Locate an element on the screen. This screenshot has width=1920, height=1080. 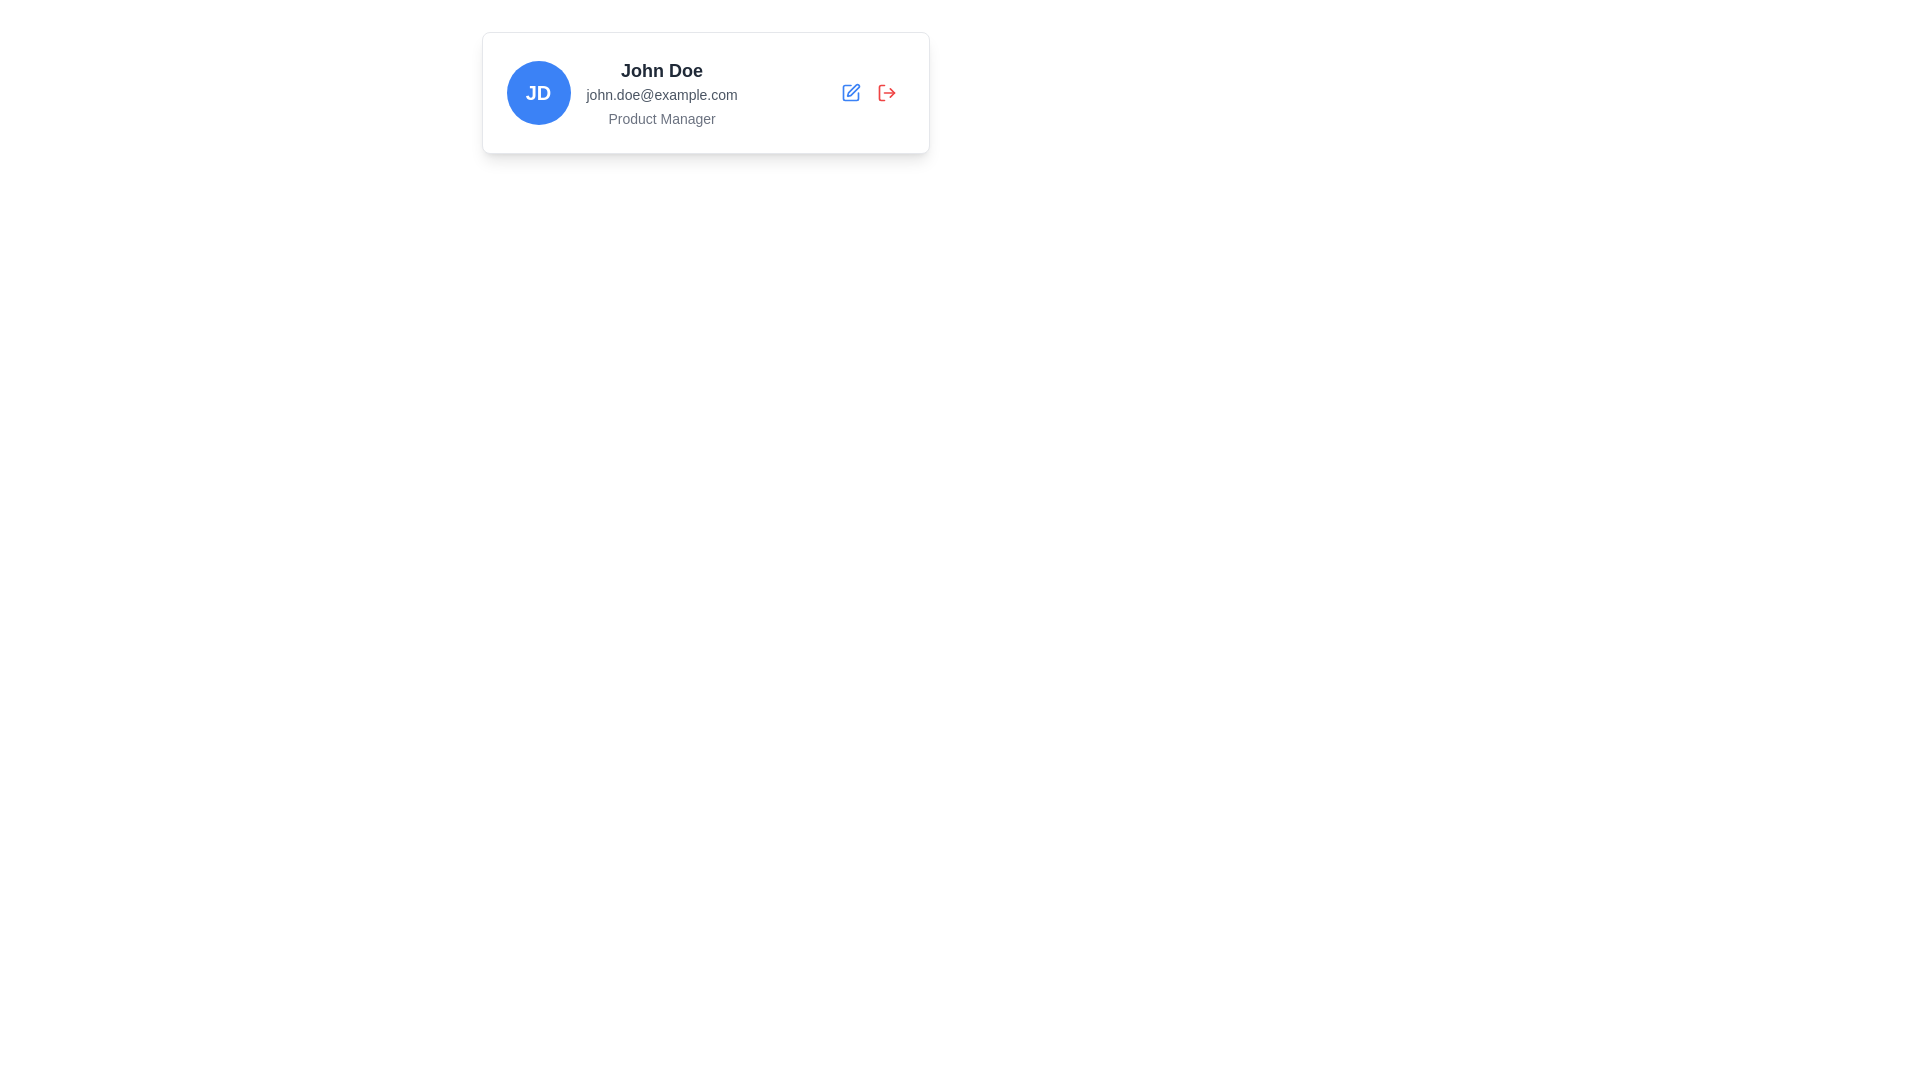
the logout icon located in the top-right area of the profile card, immediately to the right of the blue 'Edit Profile' icon is located at coordinates (868, 92).